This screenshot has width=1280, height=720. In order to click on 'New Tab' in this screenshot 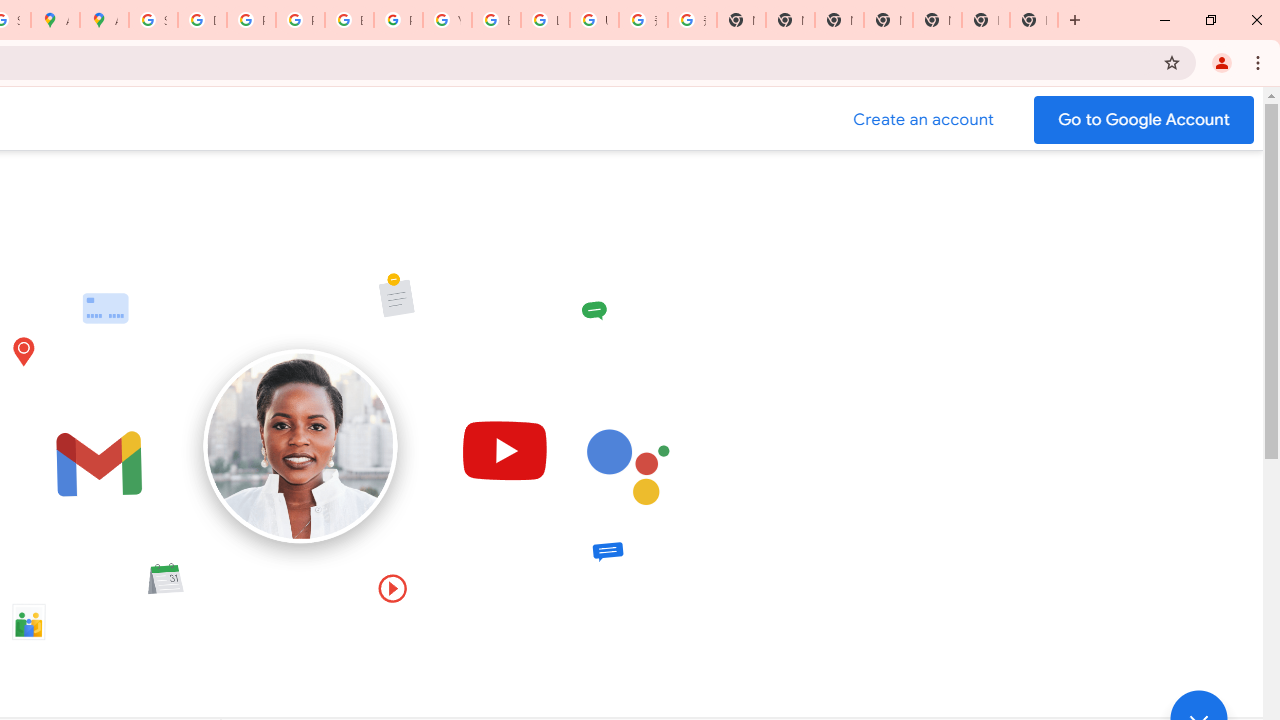, I will do `click(986, 20)`.